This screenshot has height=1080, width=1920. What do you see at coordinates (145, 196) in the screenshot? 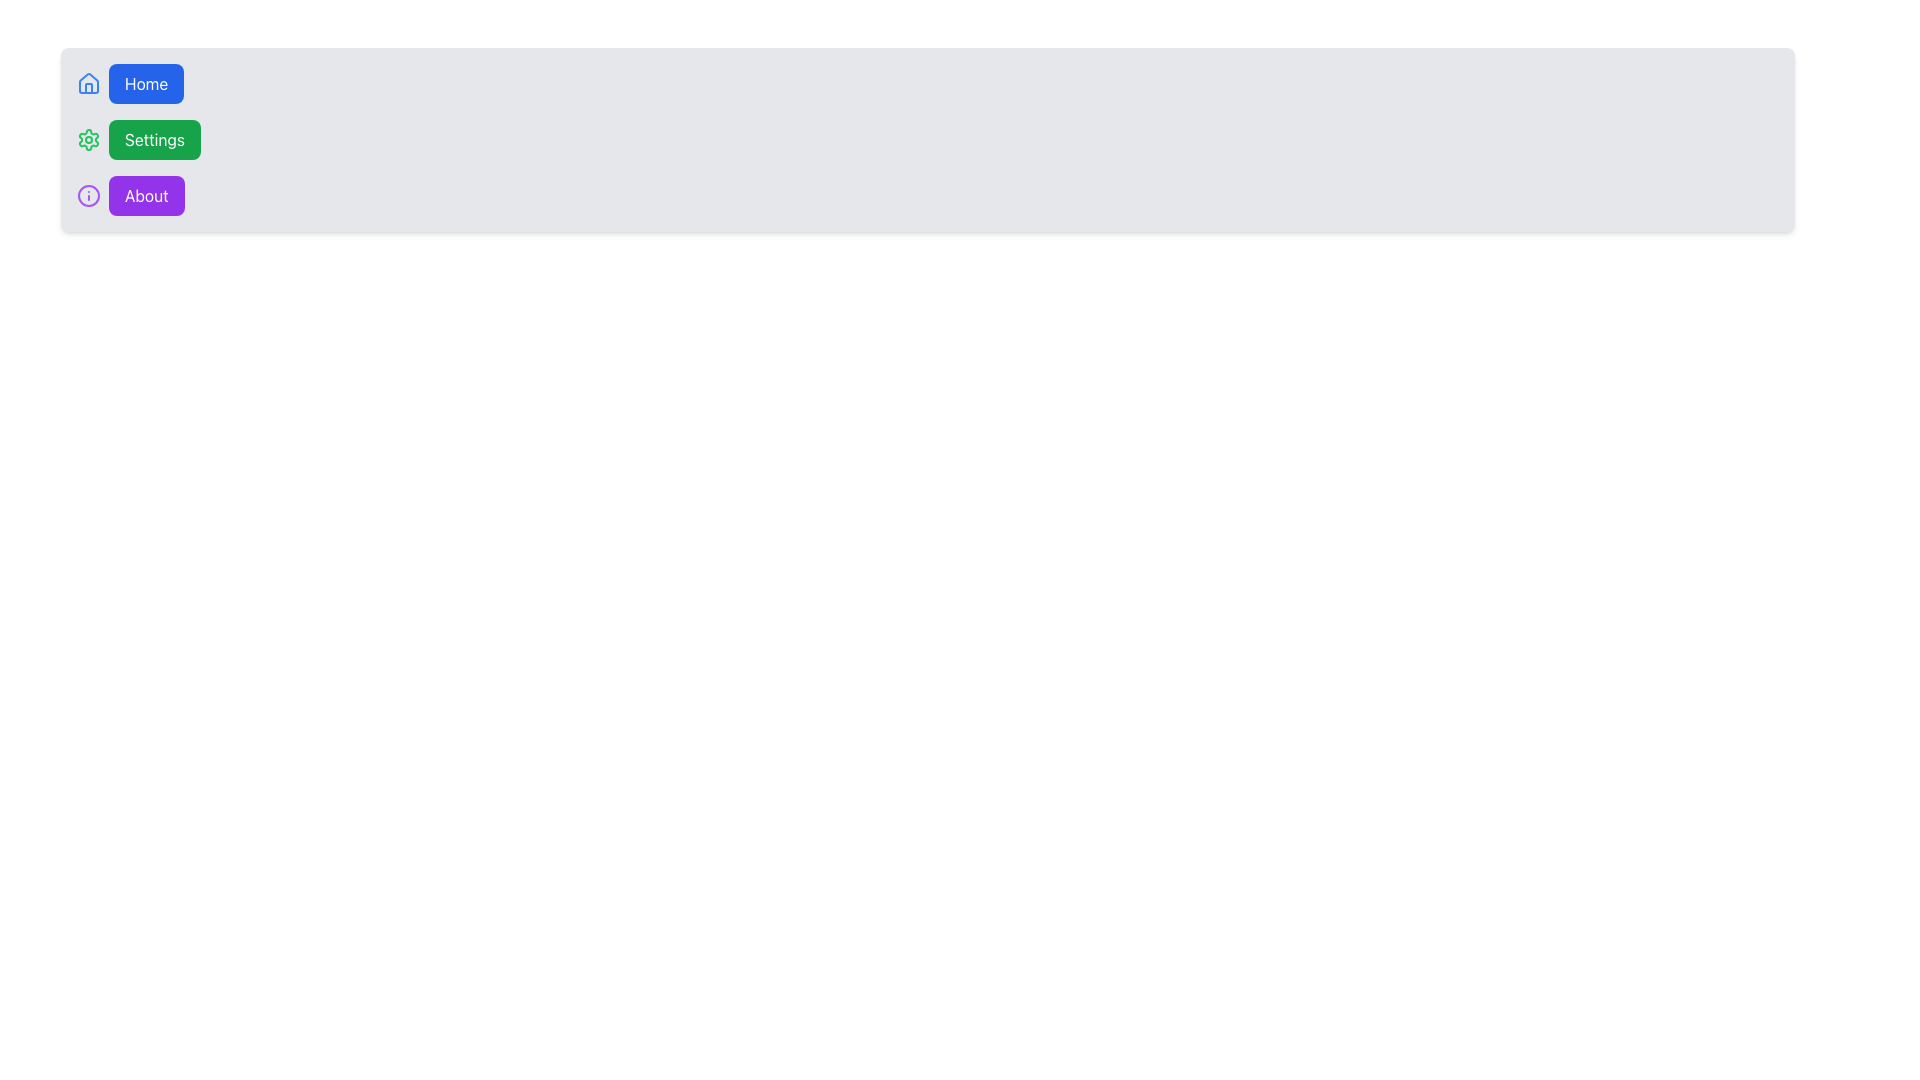
I see `the purple 'About' button located at the bottom of the sidebar` at bounding box center [145, 196].